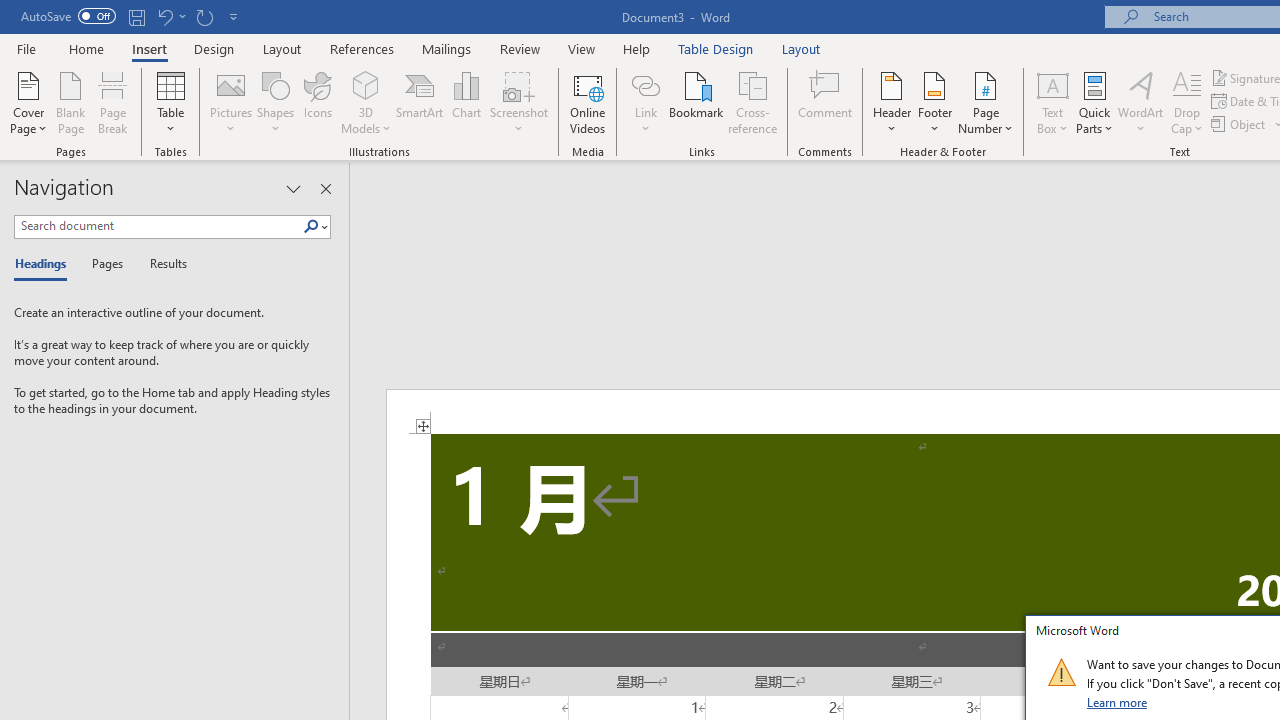  Describe the element at coordinates (274, 103) in the screenshot. I see `'Shapes'` at that location.